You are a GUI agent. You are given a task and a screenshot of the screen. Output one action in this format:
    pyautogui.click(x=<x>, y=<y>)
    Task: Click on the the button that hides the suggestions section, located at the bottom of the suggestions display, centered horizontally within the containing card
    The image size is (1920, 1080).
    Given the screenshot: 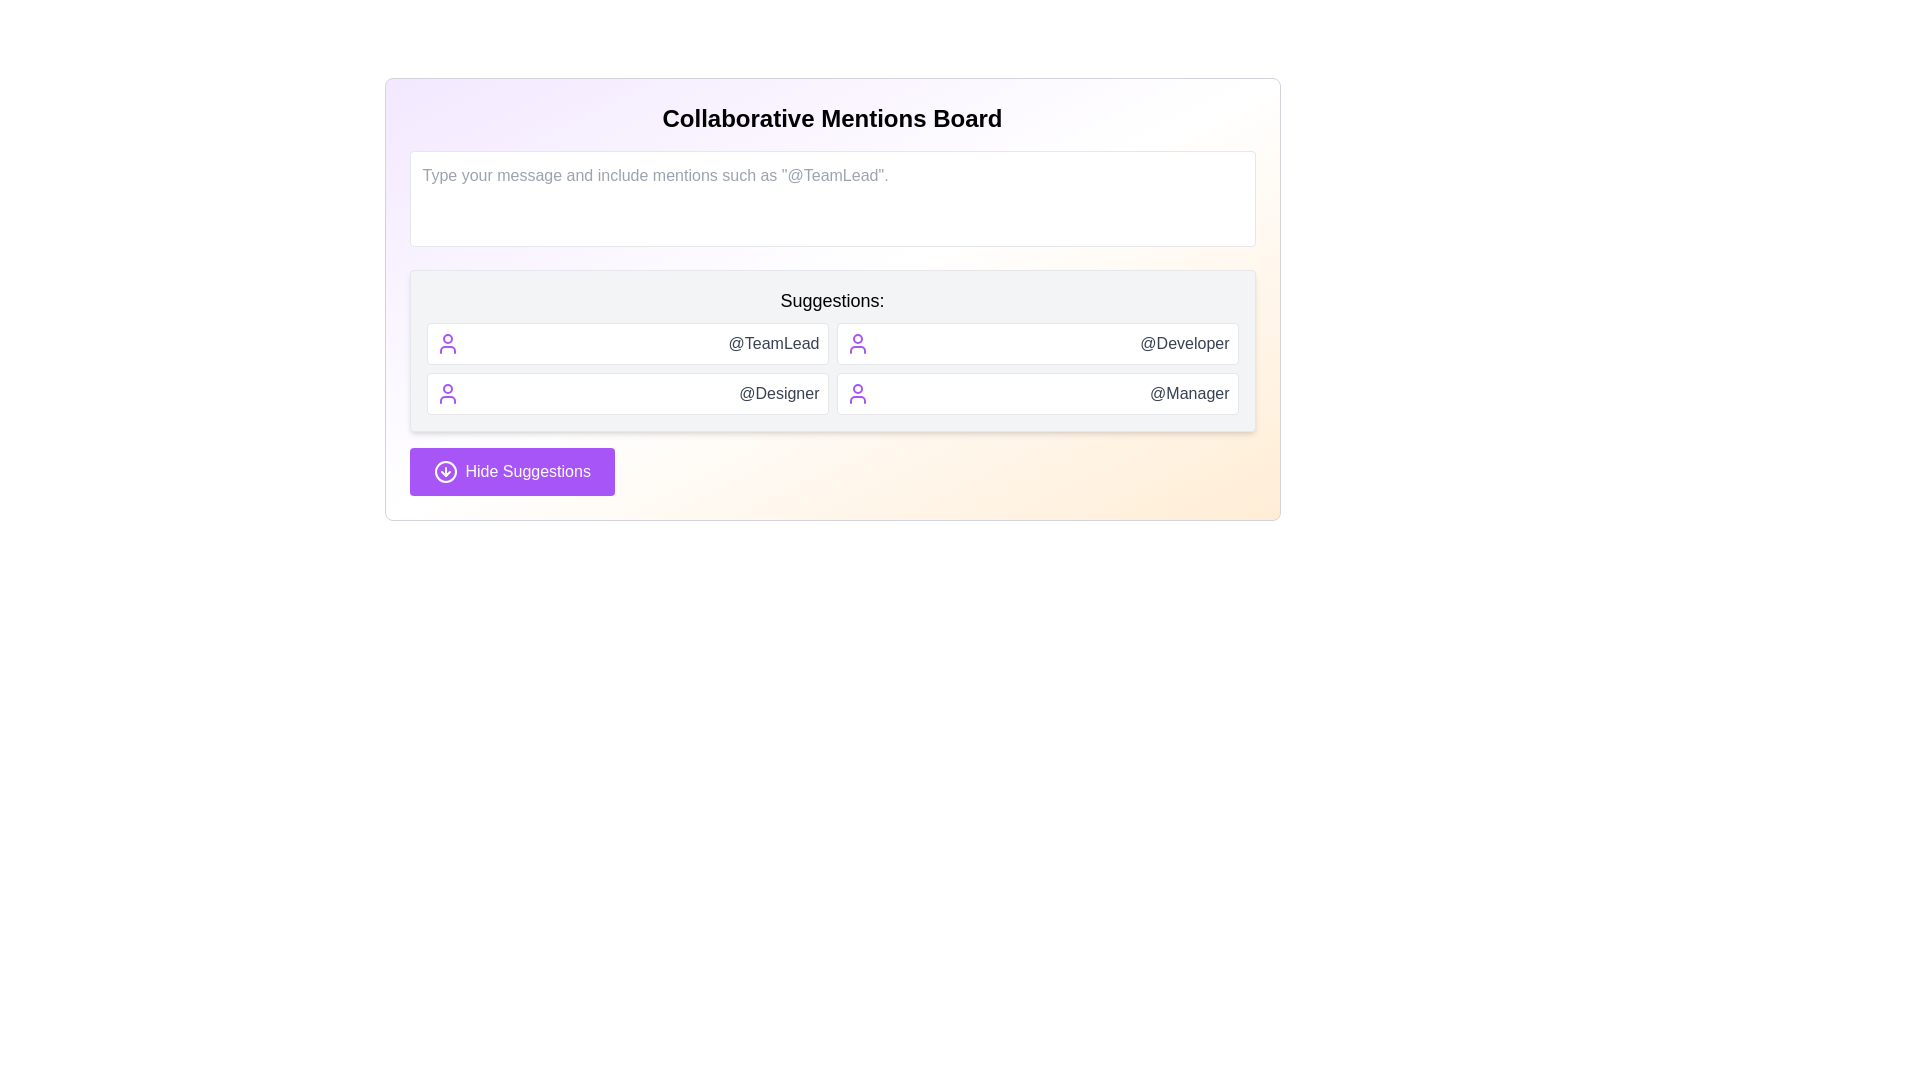 What is the action you would take?
    pyautogui.click(x=512, y=471)
    